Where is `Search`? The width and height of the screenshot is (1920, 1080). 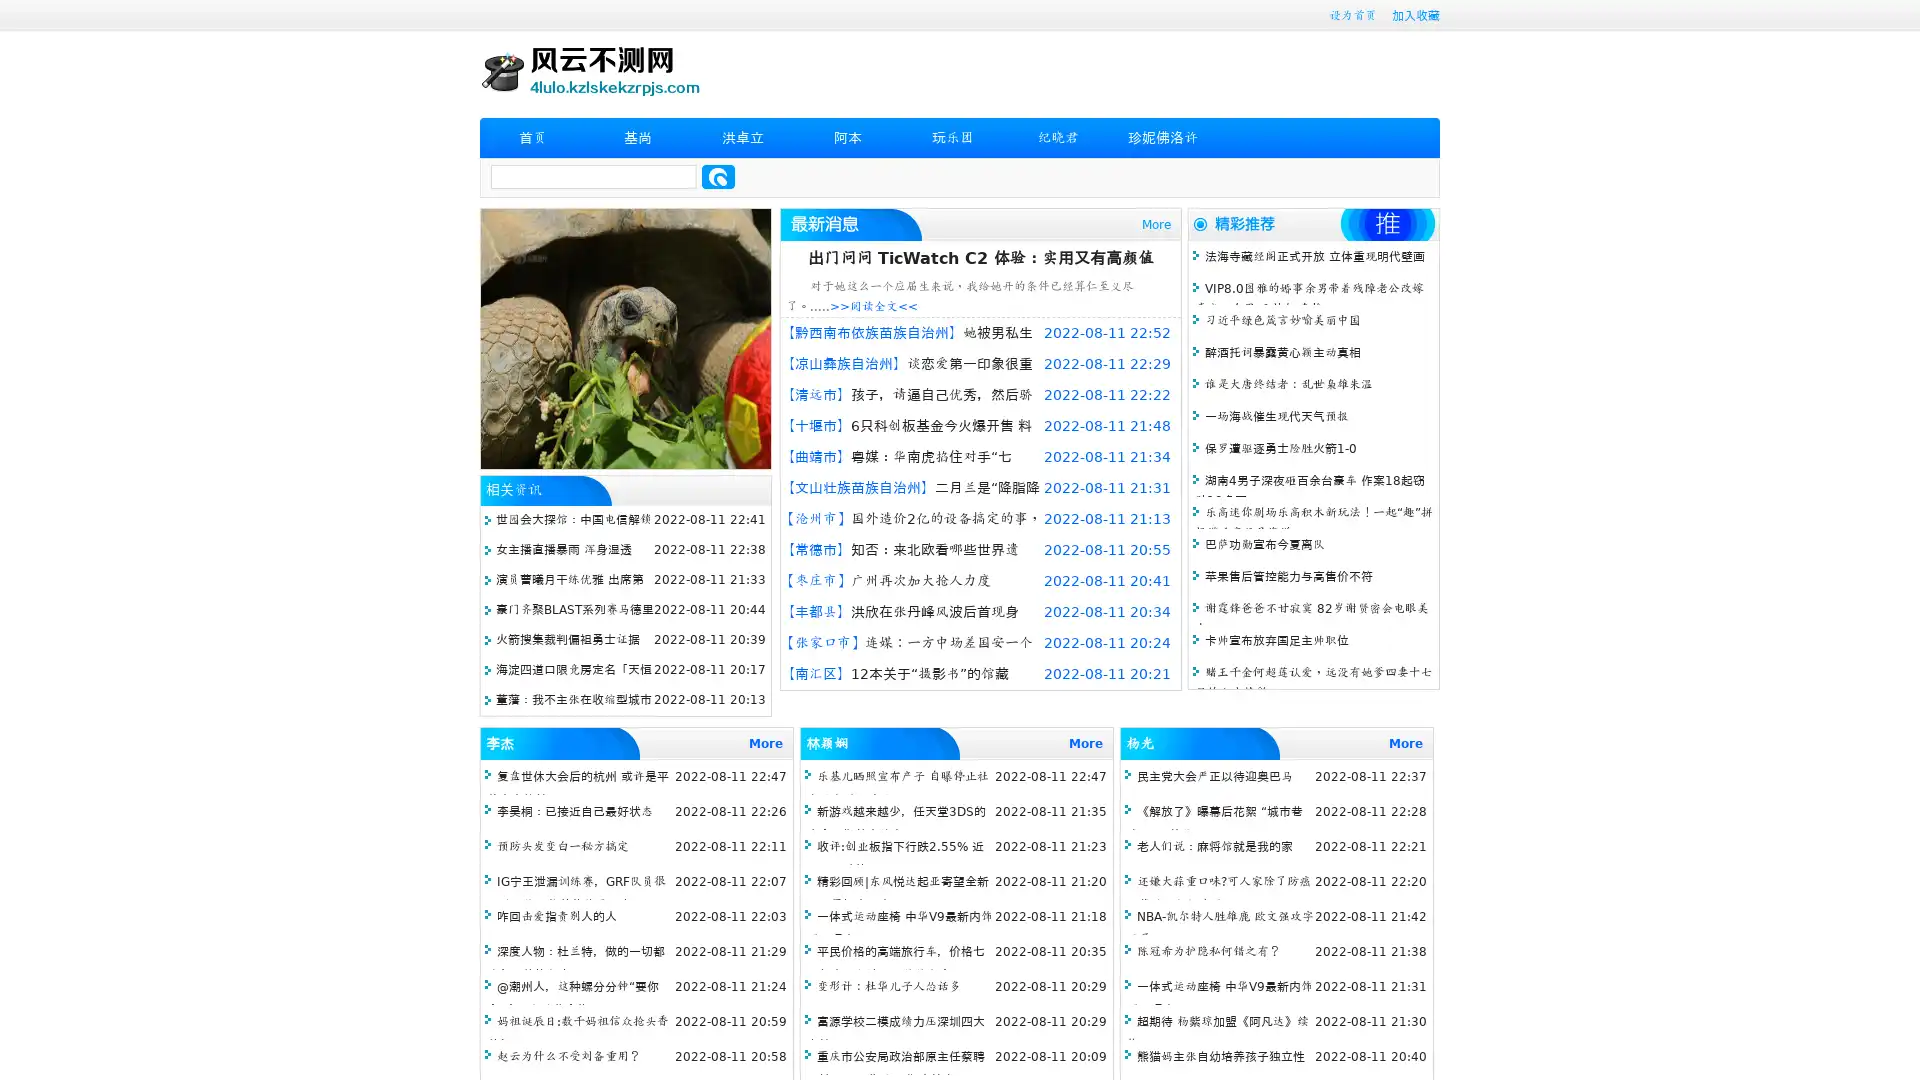
Search is located at coordinates (718, 176).